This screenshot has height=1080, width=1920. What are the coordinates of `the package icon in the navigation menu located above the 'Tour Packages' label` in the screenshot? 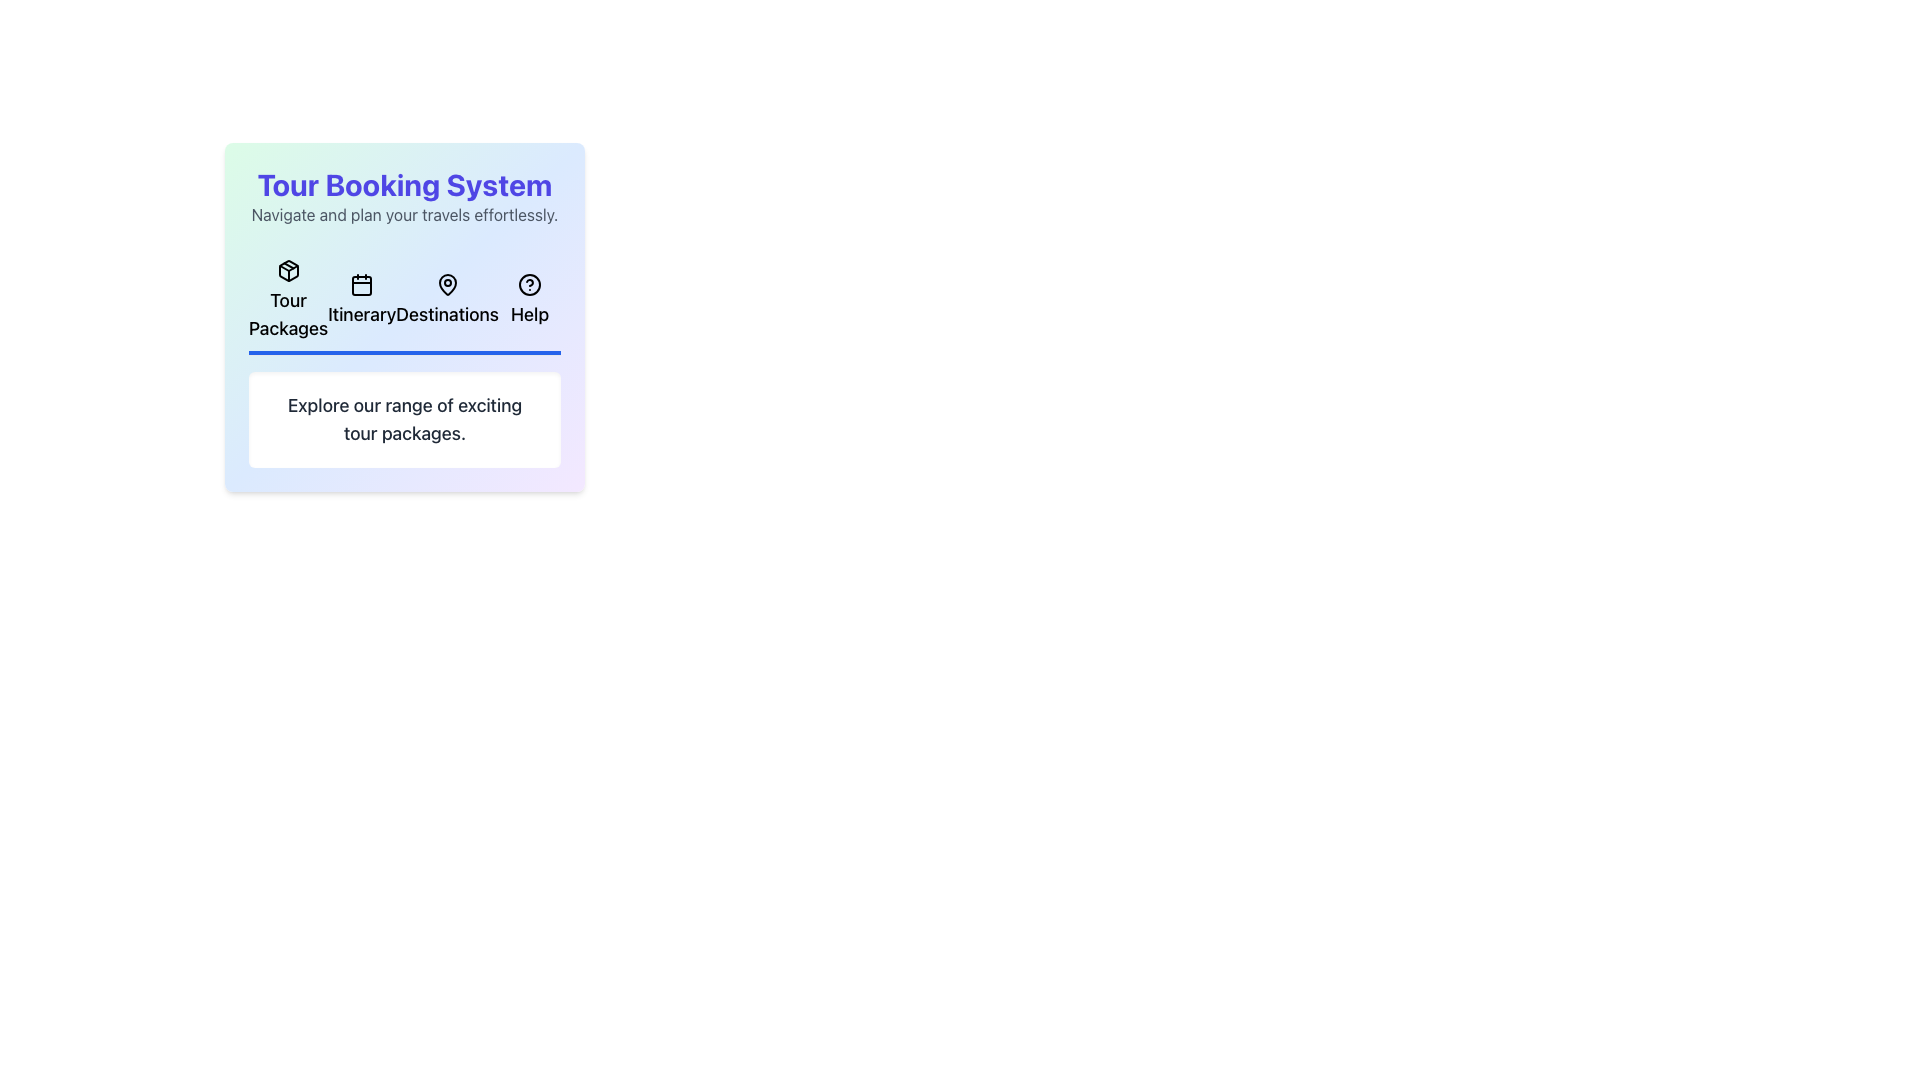 It's located at (287, 270).